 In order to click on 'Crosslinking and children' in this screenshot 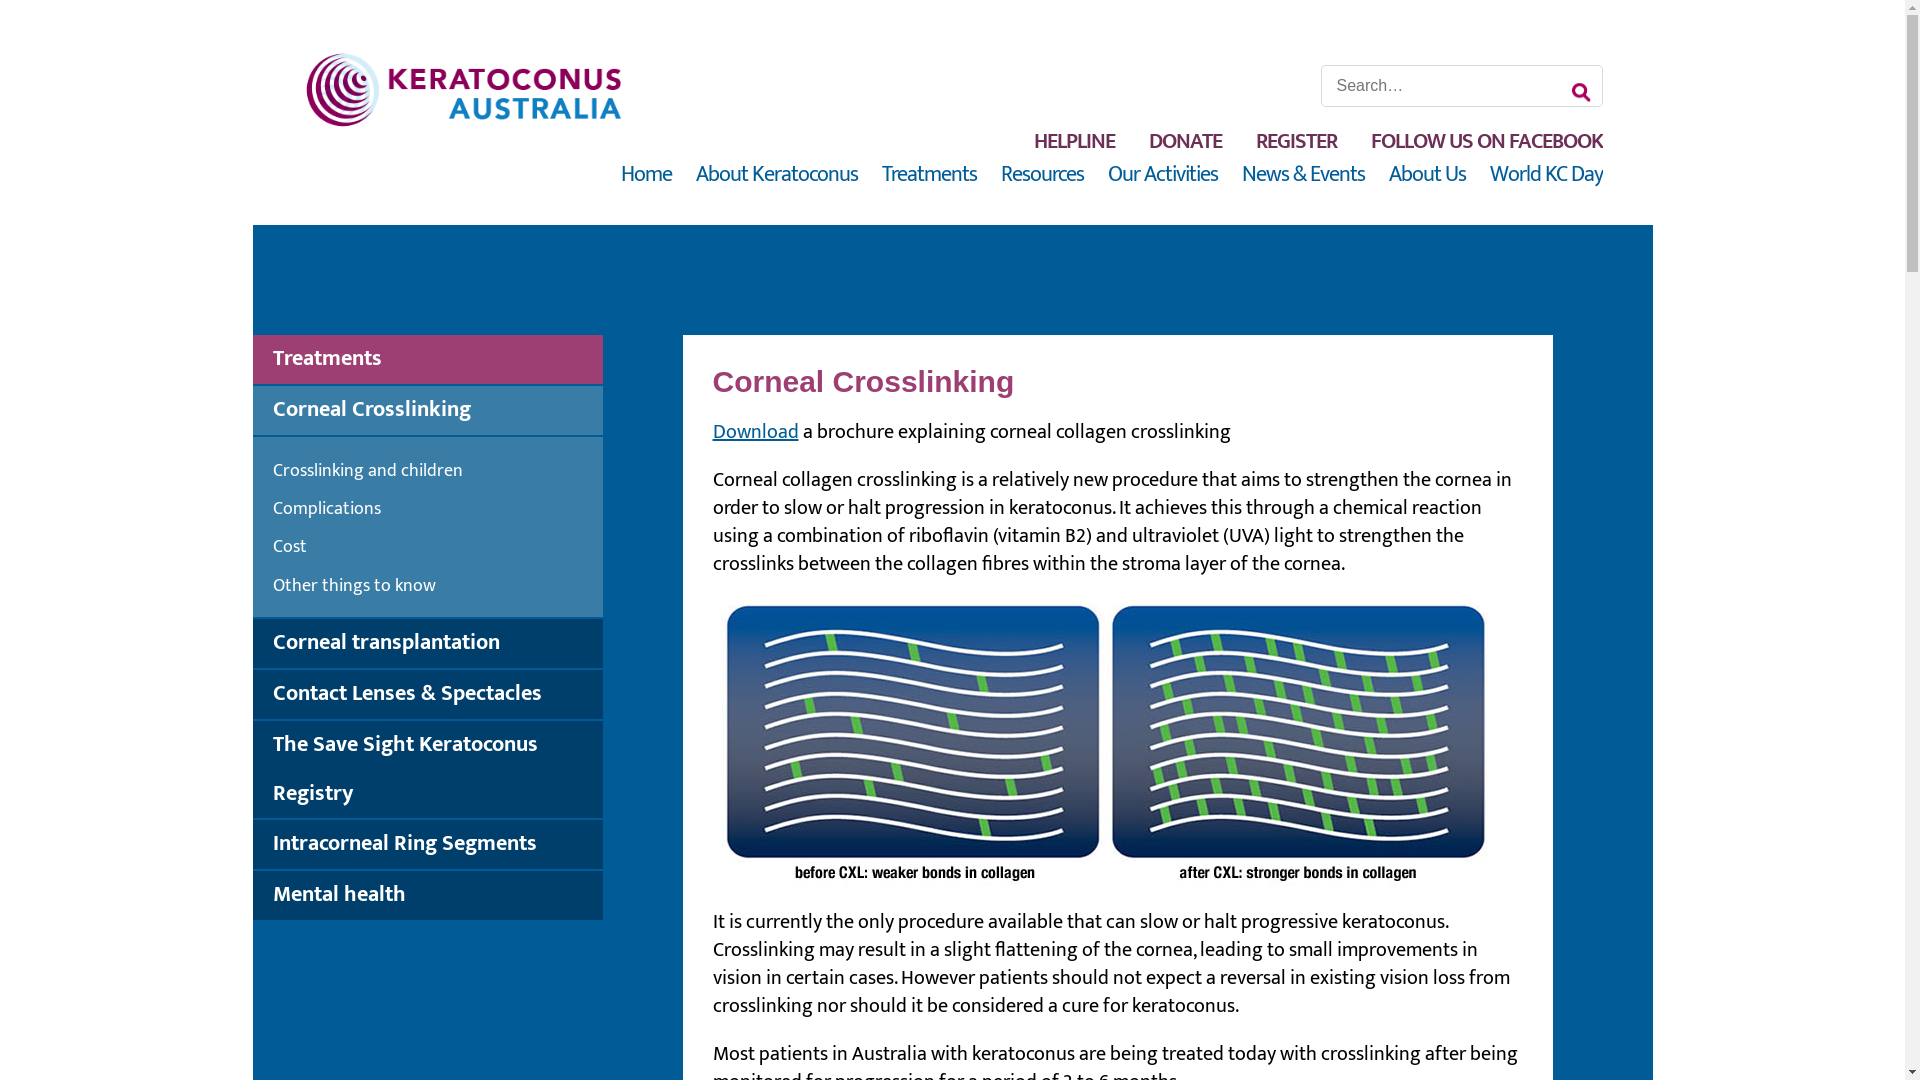, I will do `click(435, 471)`.